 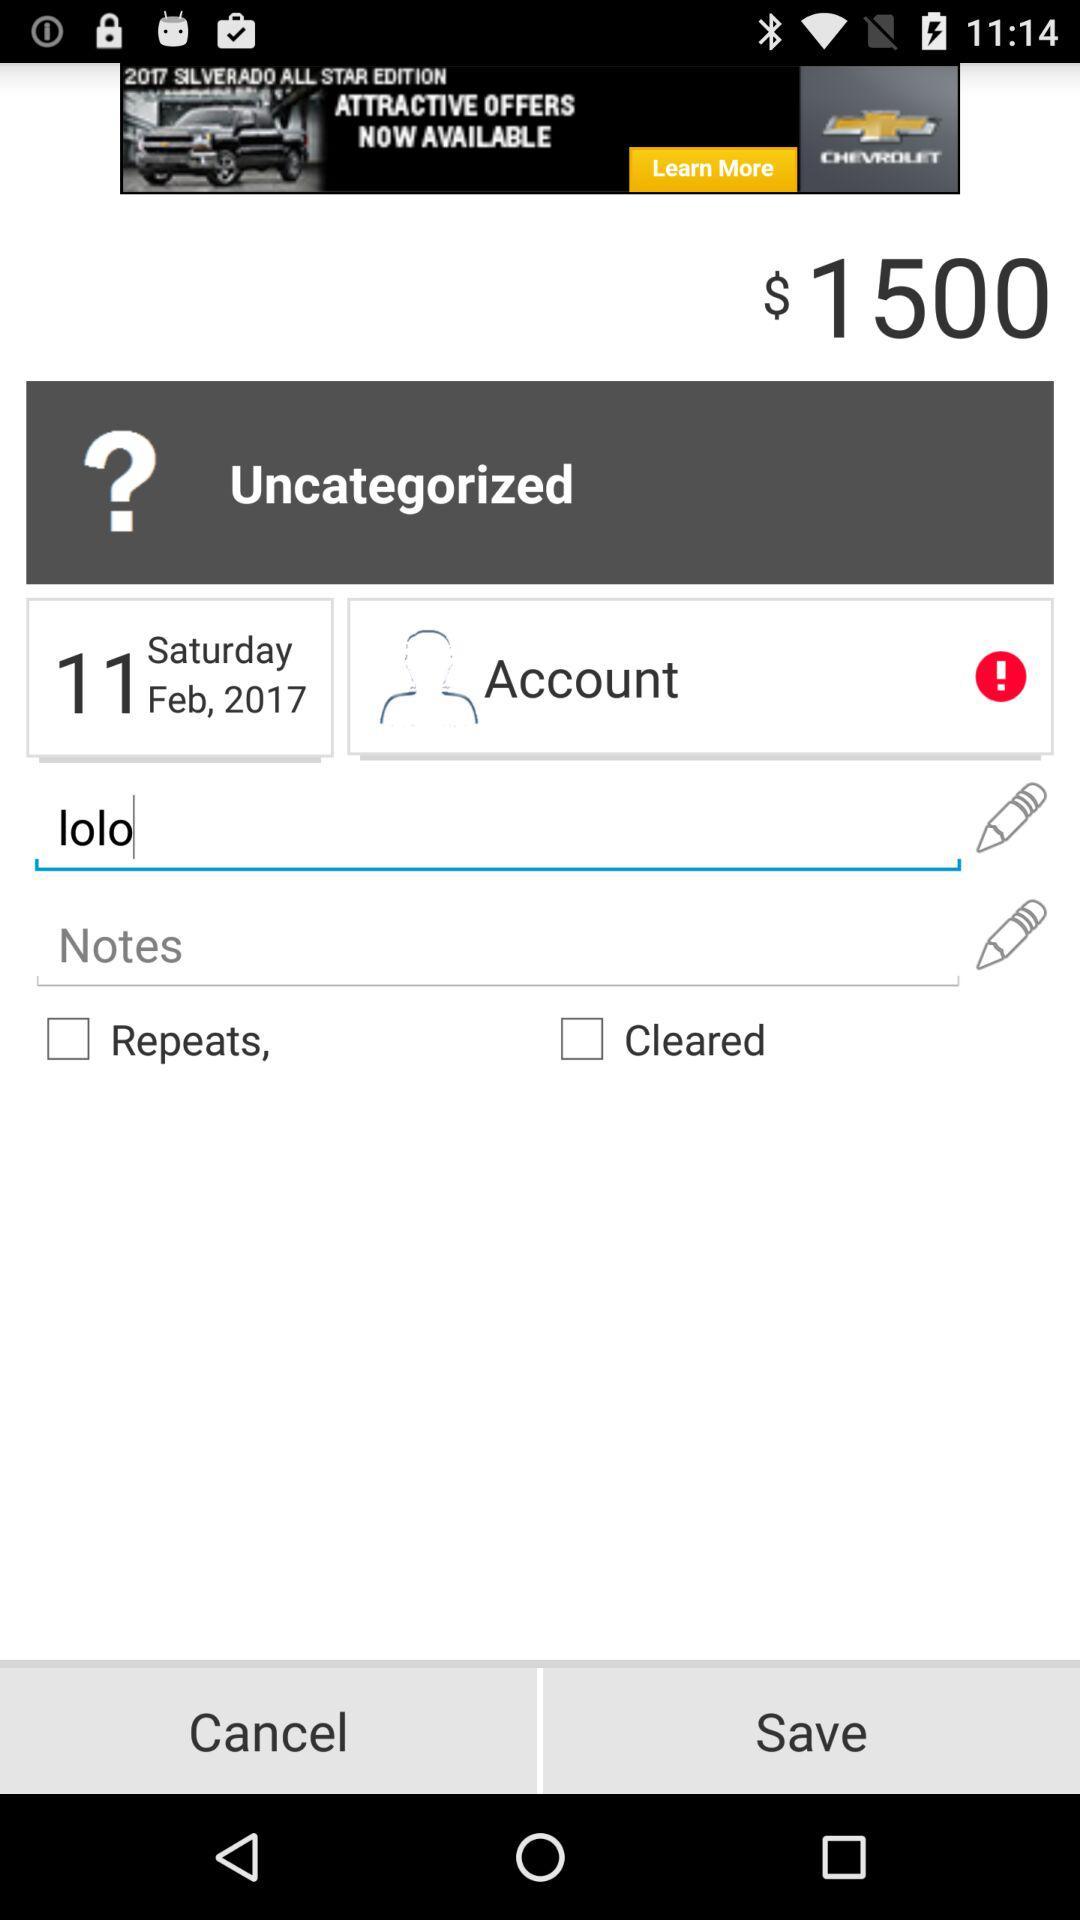 I want to click on account, so click(x=427, y=679).